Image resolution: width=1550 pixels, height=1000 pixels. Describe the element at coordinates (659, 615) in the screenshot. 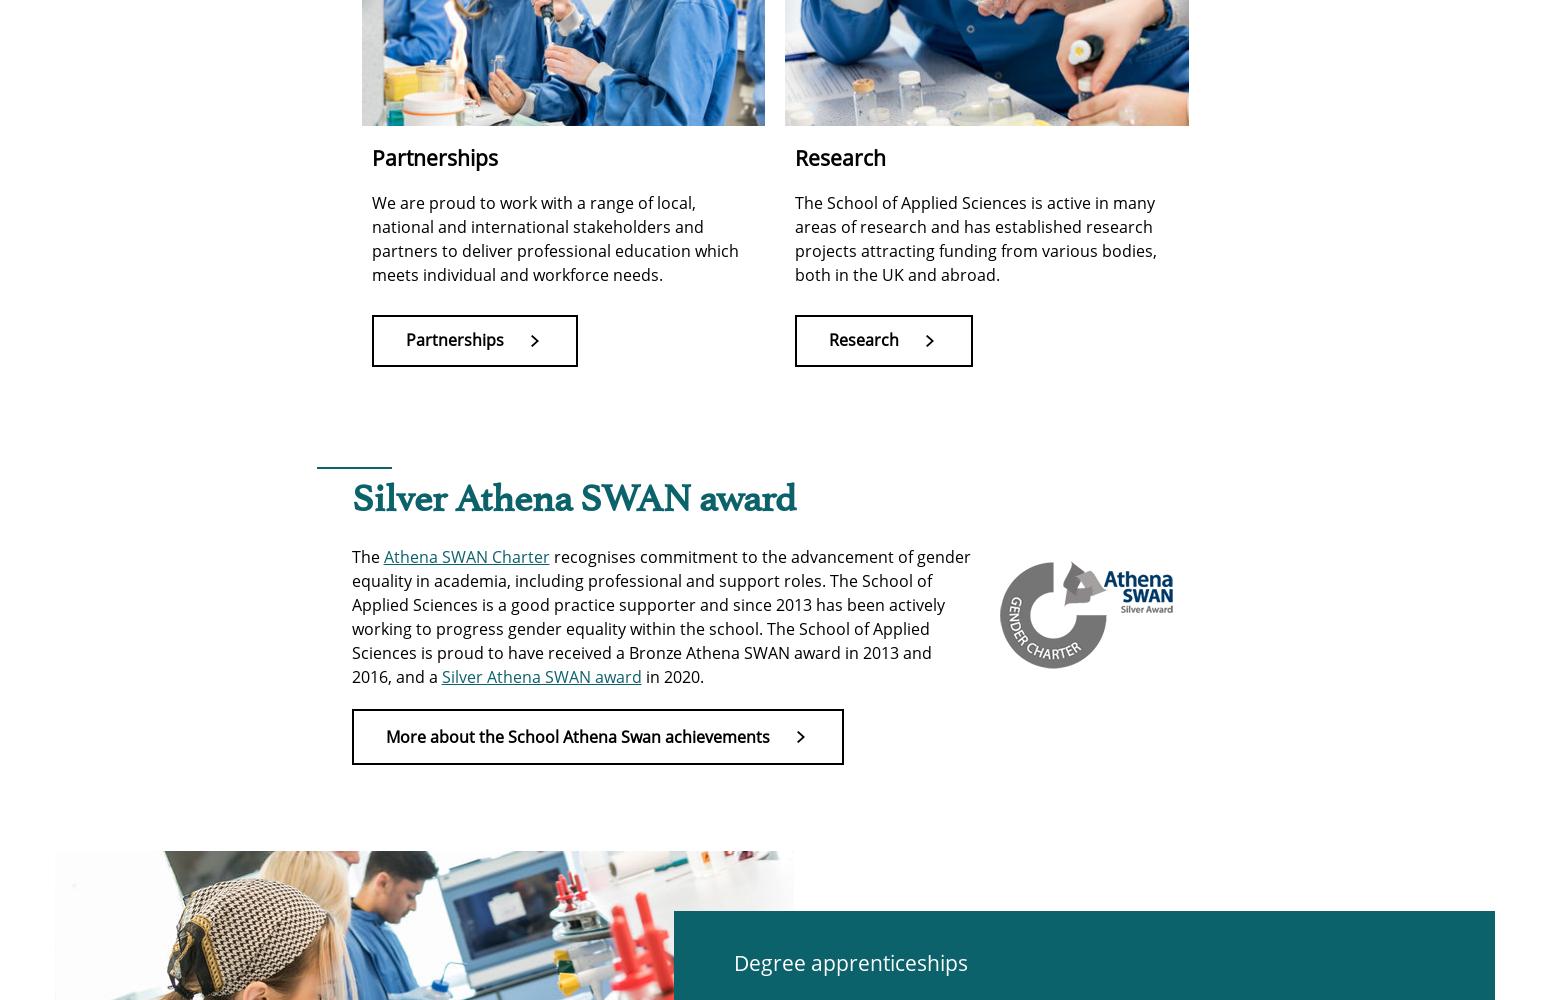

I see `'recognises commitment to the advancement of gender equality in academia, including professional and support roles. The School of Applied Sciences is a good practice supporter and since 2013 has been actively working to progress gender equality within the school. The School of Applied Sciences is proud to have received a Bronze Athena SWAN award in 2013 and 2016, and a'` at that location.